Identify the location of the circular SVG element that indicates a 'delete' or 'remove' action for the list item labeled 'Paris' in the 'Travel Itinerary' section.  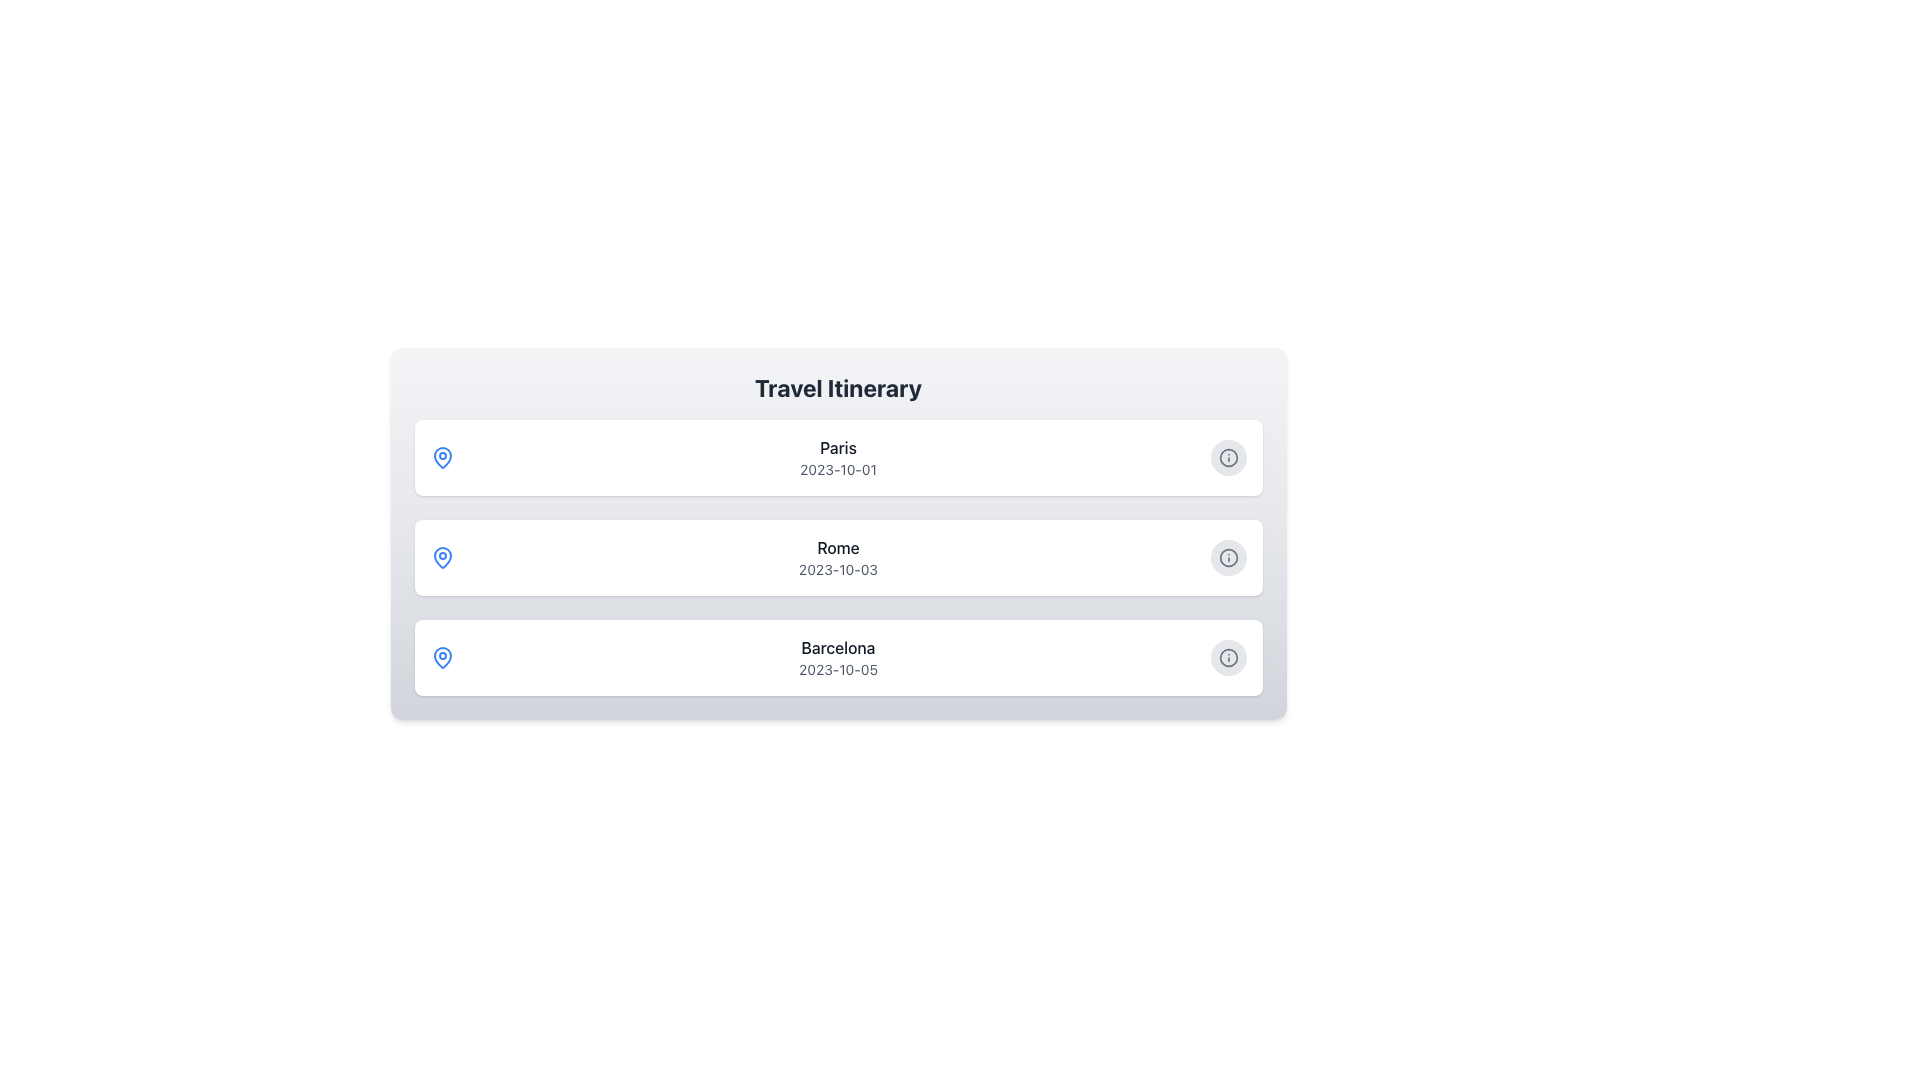
(1227, 458).